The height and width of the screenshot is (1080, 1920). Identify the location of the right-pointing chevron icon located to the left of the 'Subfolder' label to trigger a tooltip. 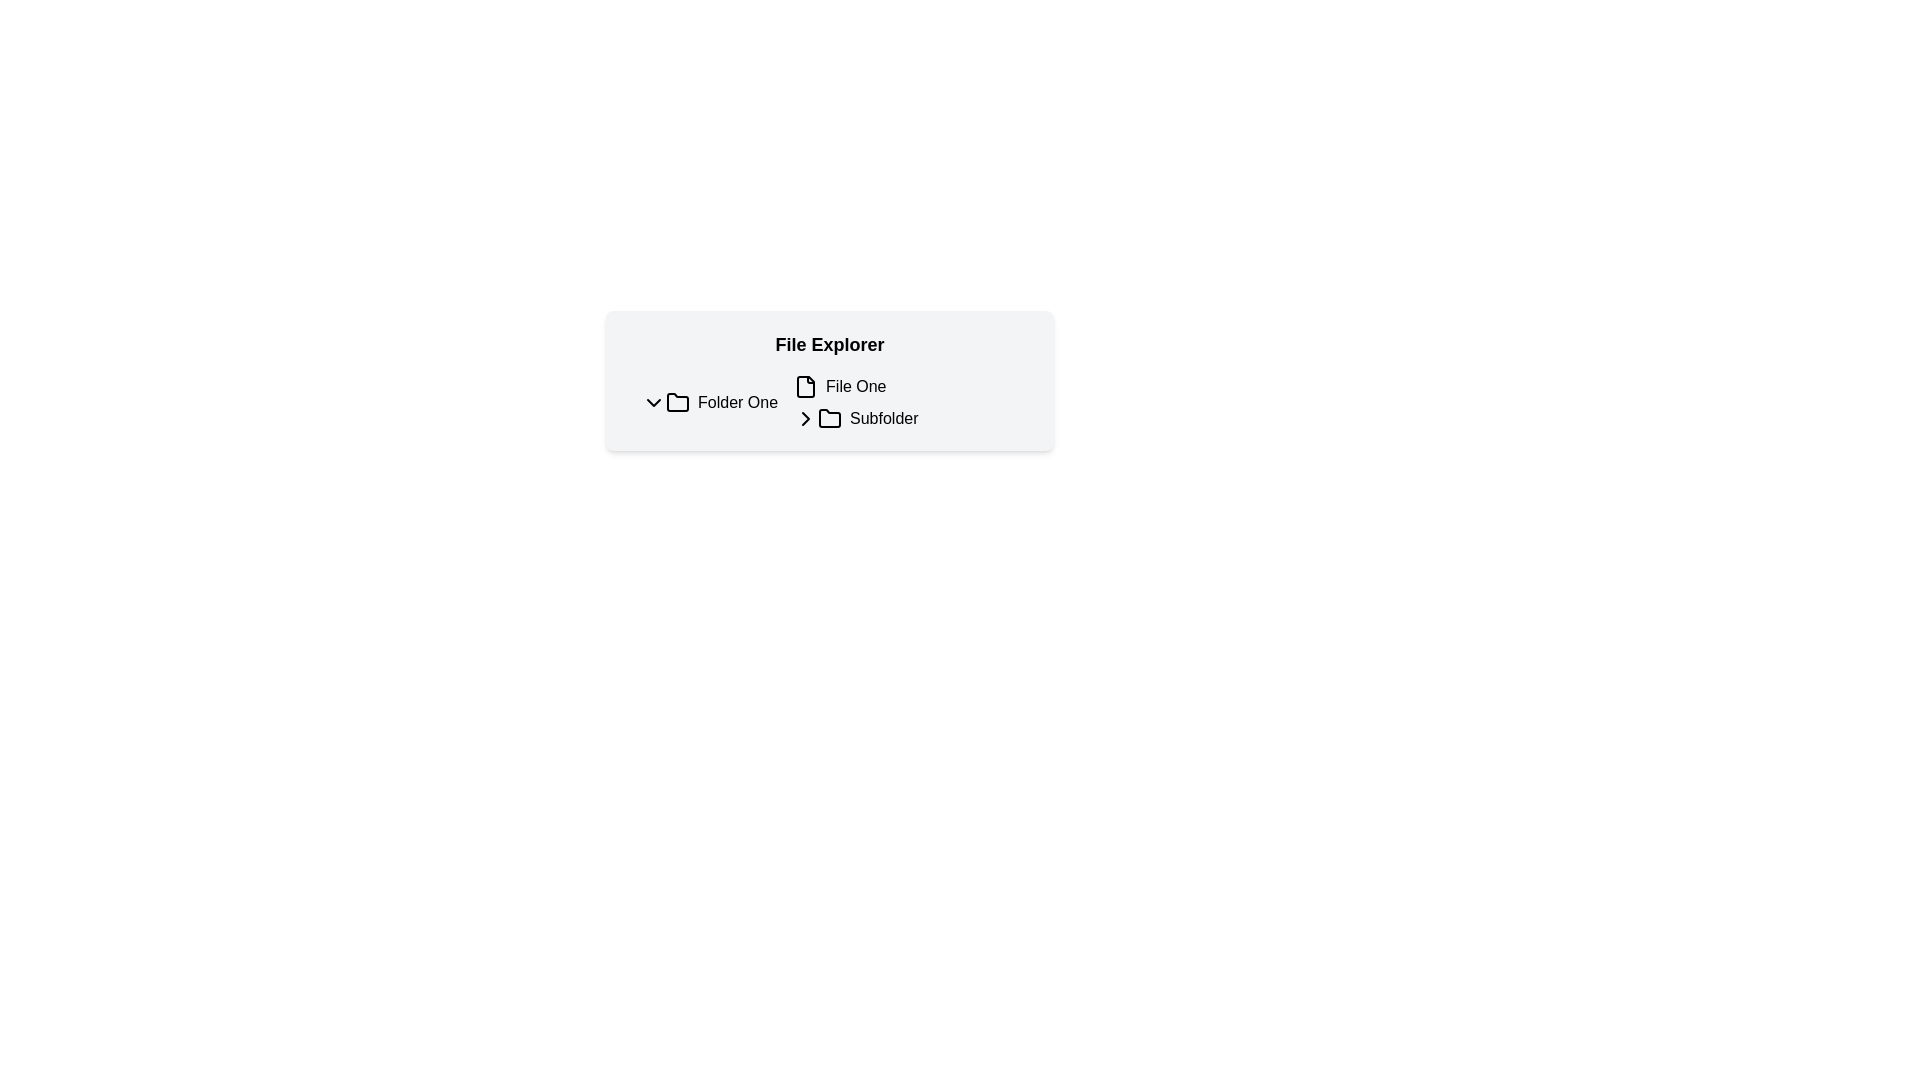
(806, 418).